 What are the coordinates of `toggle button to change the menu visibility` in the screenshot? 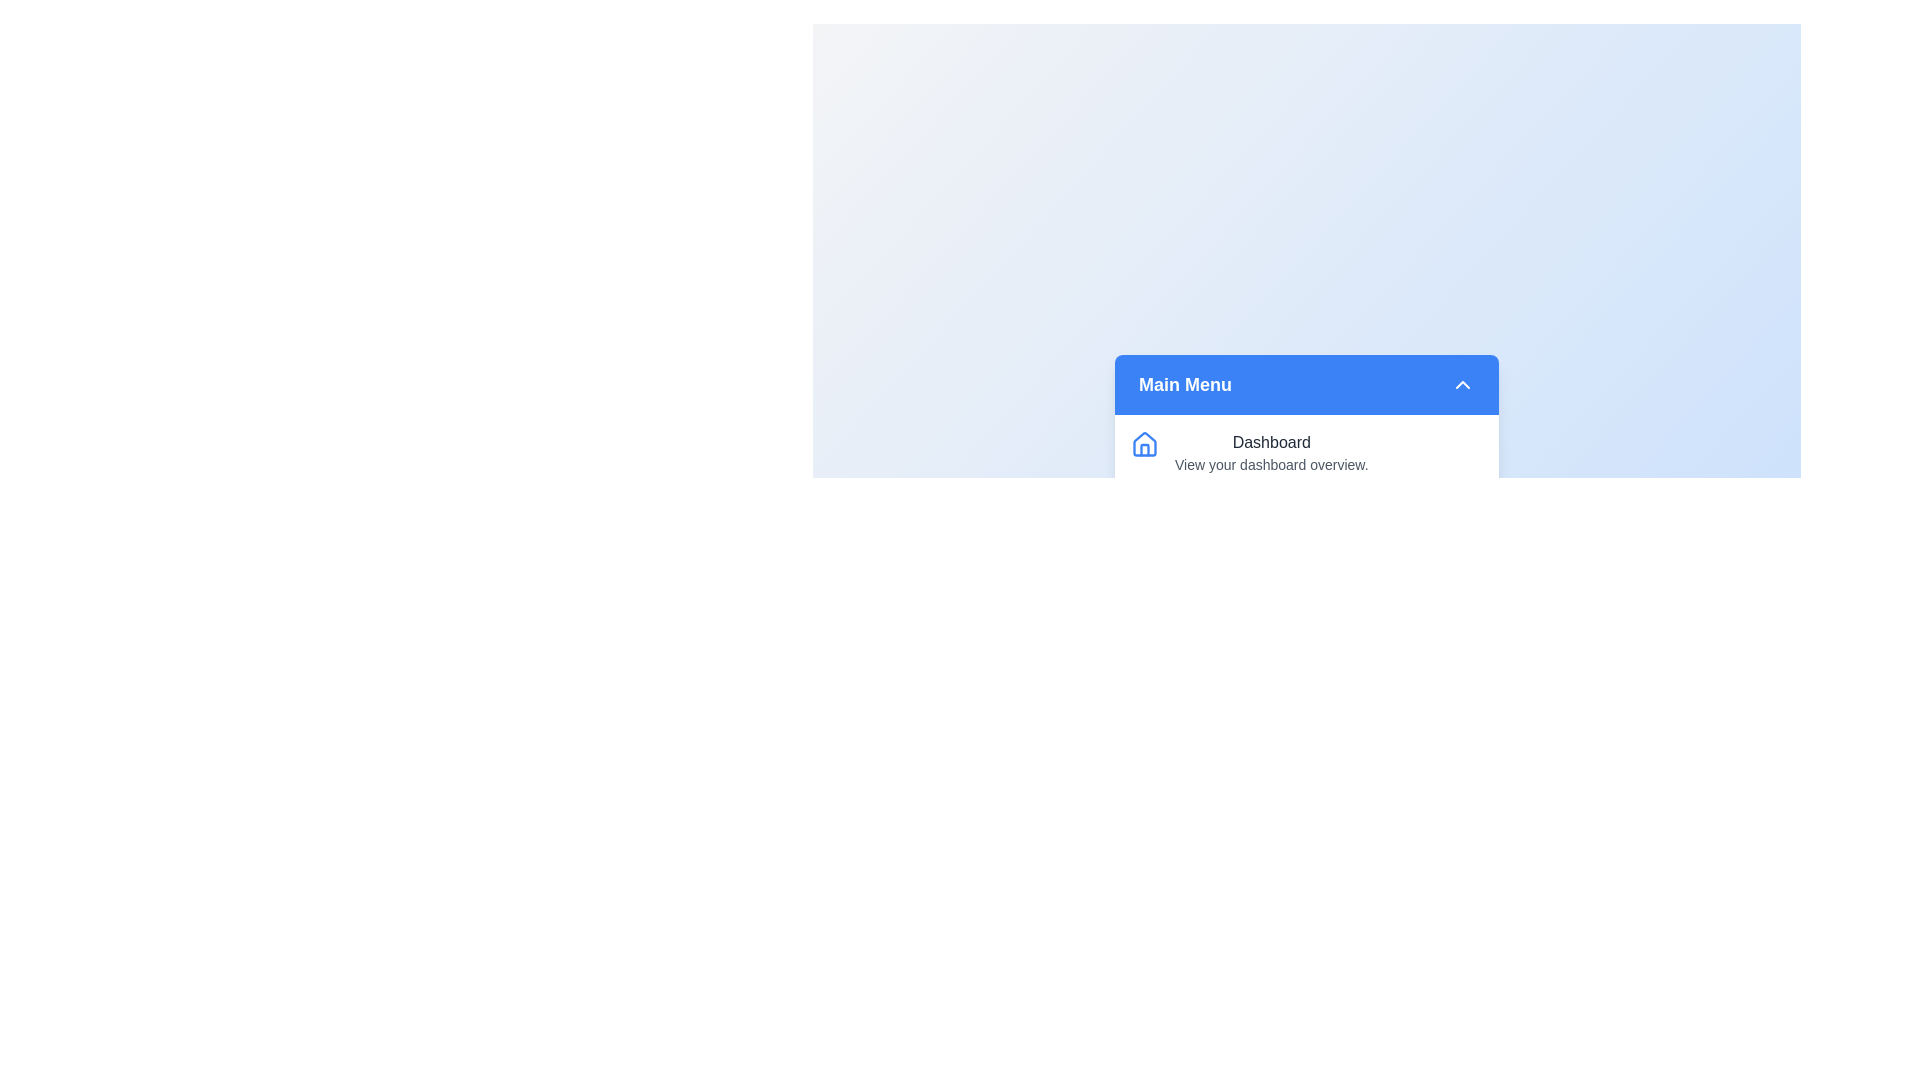 It's located at (1463, 384).